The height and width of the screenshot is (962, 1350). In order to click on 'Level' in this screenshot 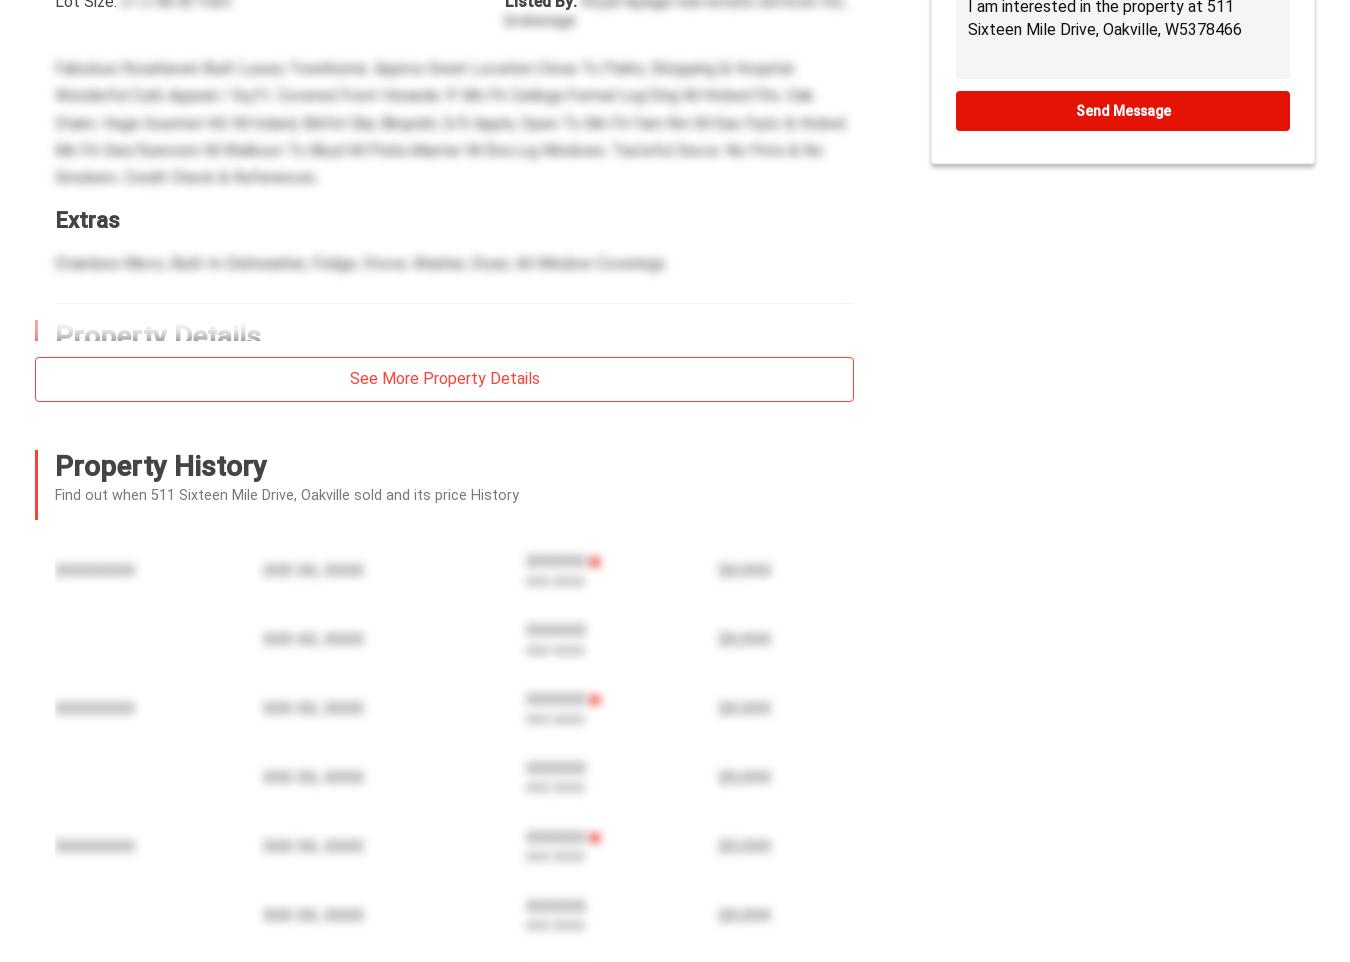, I will do `click(536, 769)`.